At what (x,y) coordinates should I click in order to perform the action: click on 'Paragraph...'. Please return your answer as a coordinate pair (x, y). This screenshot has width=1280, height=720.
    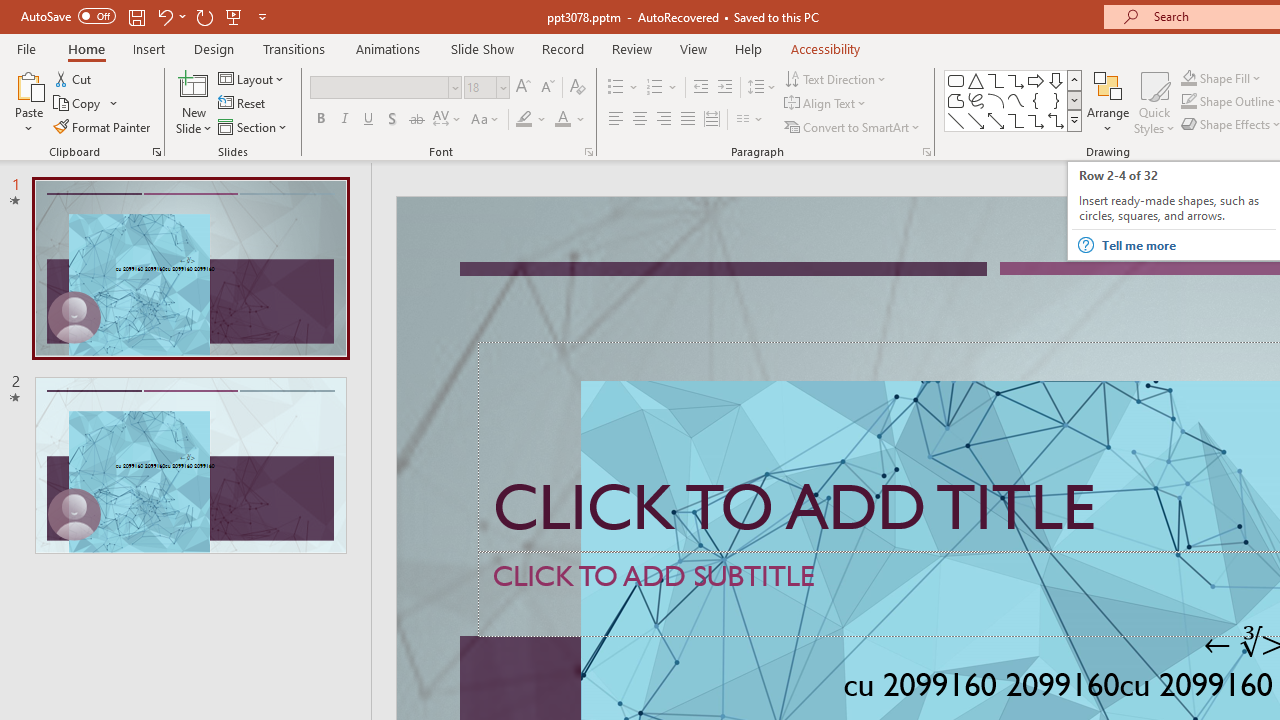
    Looking at the image, I should click on (925, 150).